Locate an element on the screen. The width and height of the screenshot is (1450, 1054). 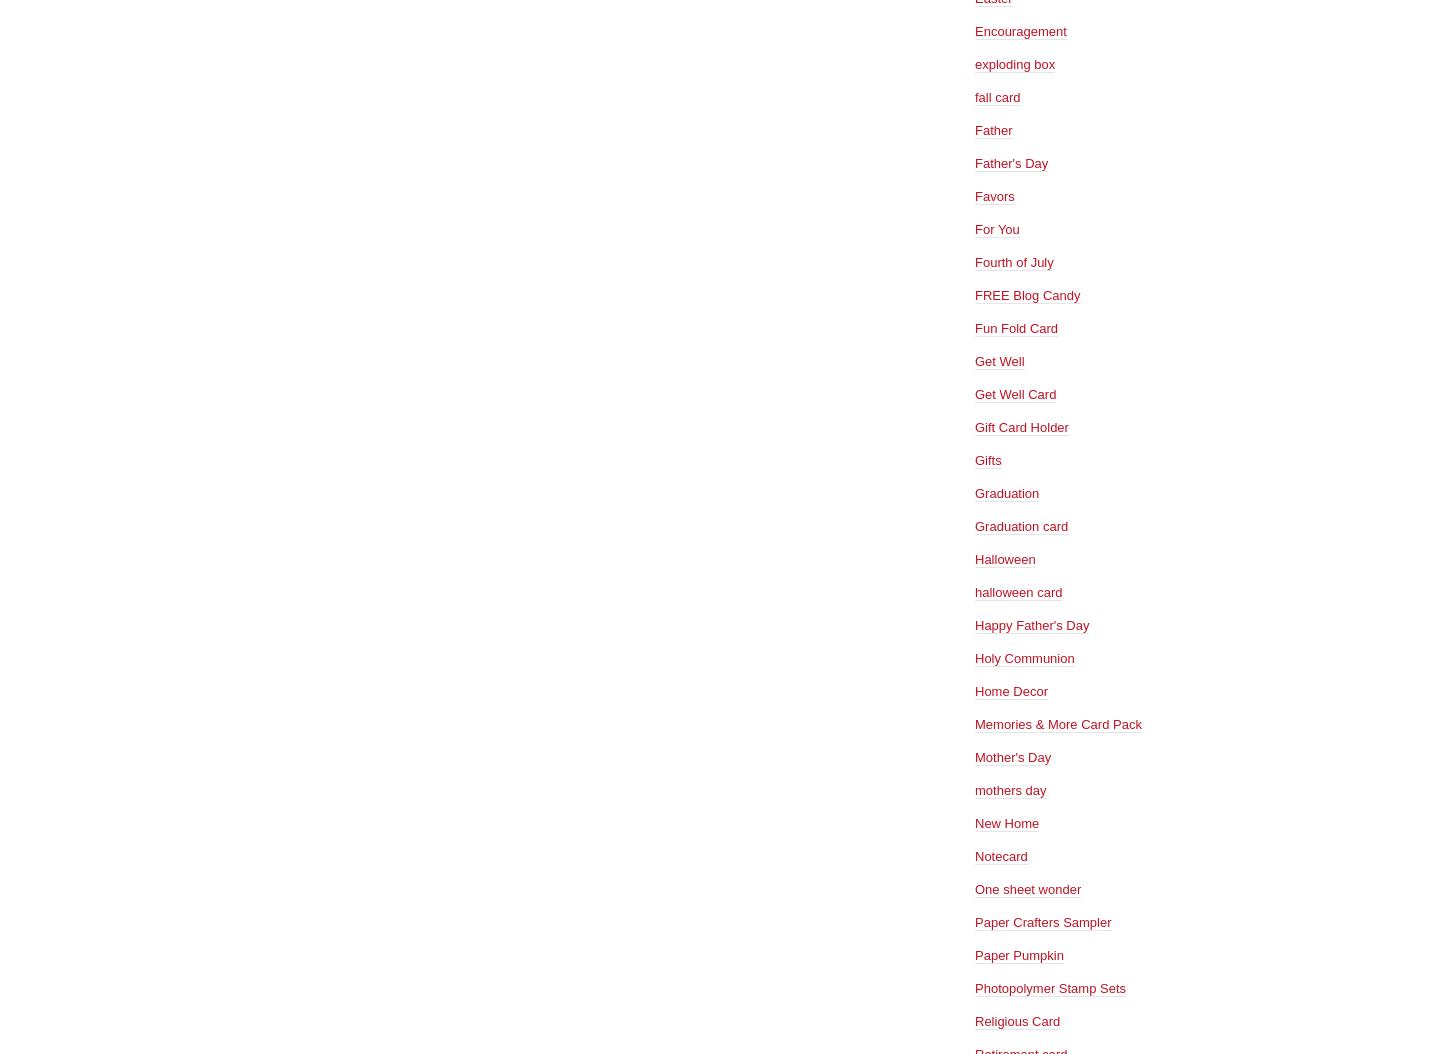
'Encouragement' is located at coordinates (1020, 30).